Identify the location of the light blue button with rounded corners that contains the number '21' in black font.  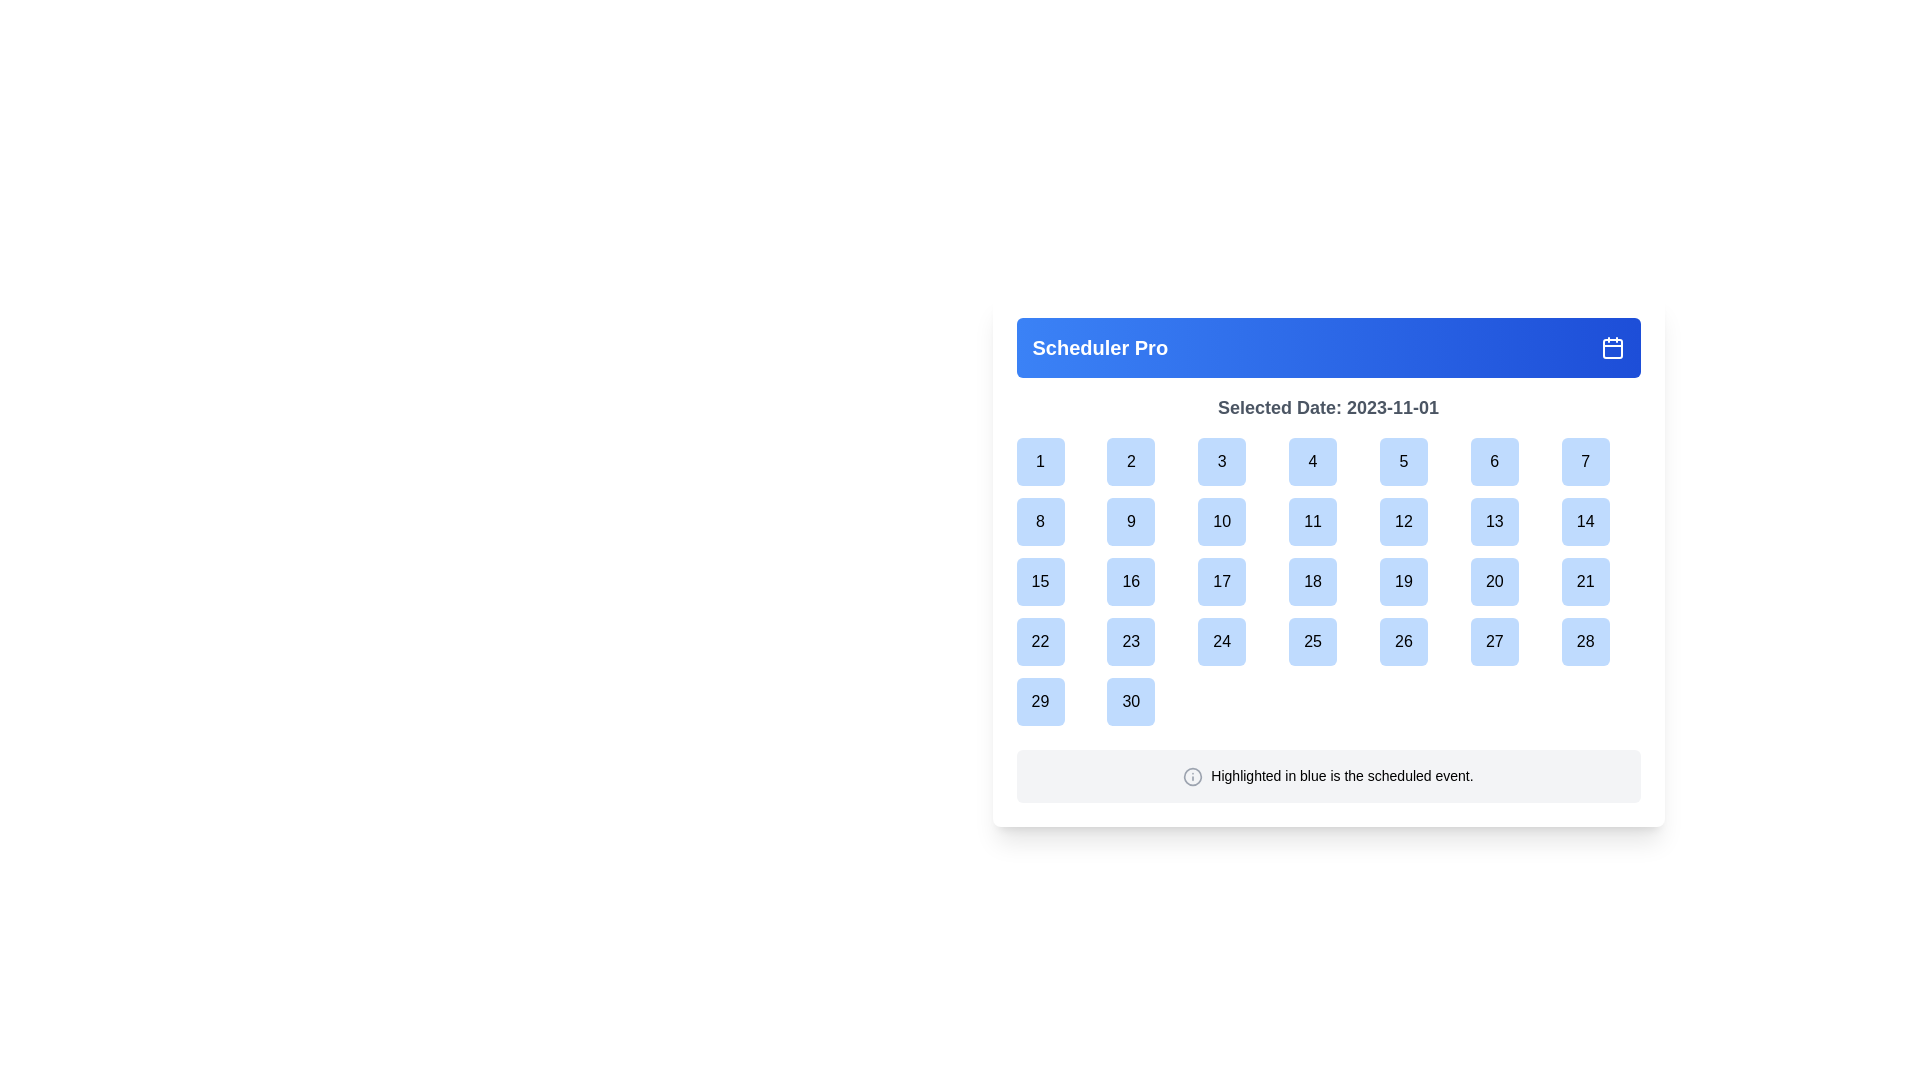
(1583, 582).